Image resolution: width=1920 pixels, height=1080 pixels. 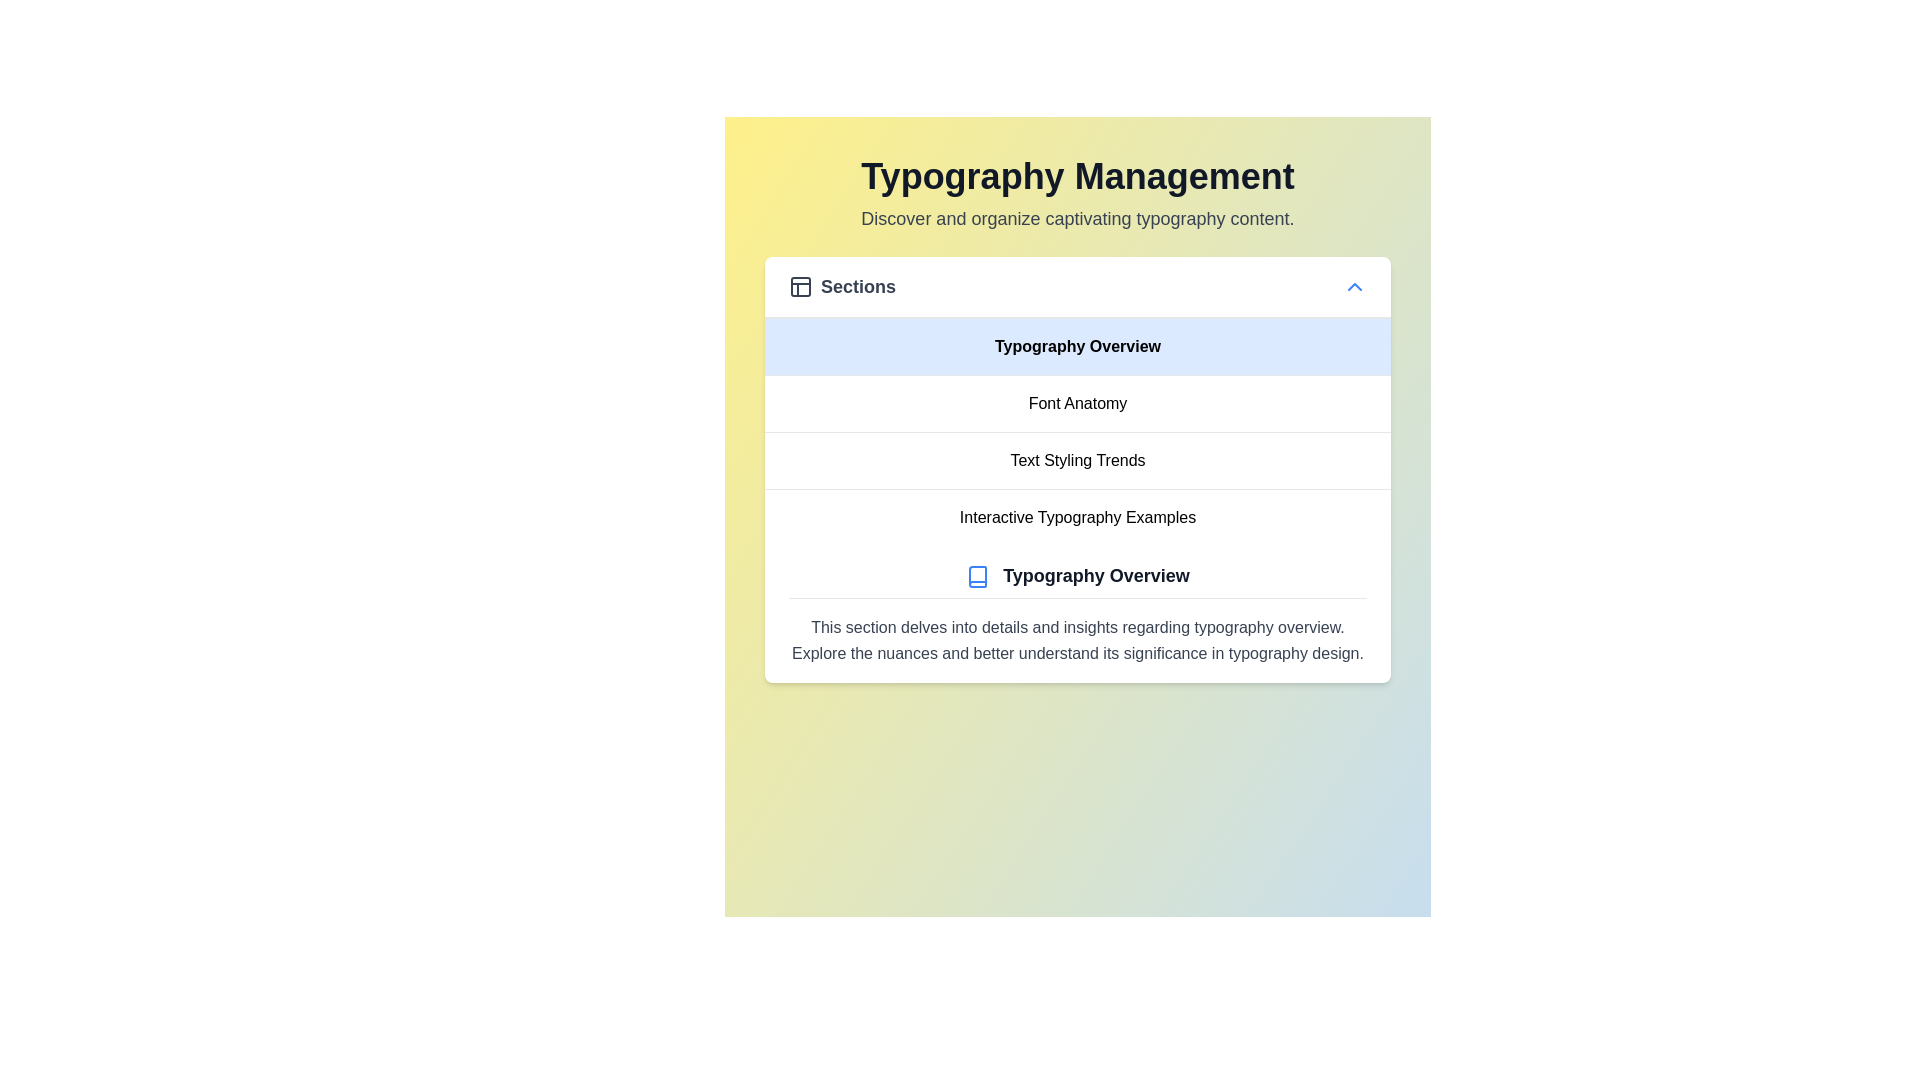 I want to click on static text located directly beneath the header 'Typography Management' to gather supportive information about the page's topic, so click(x=1077, y=219).